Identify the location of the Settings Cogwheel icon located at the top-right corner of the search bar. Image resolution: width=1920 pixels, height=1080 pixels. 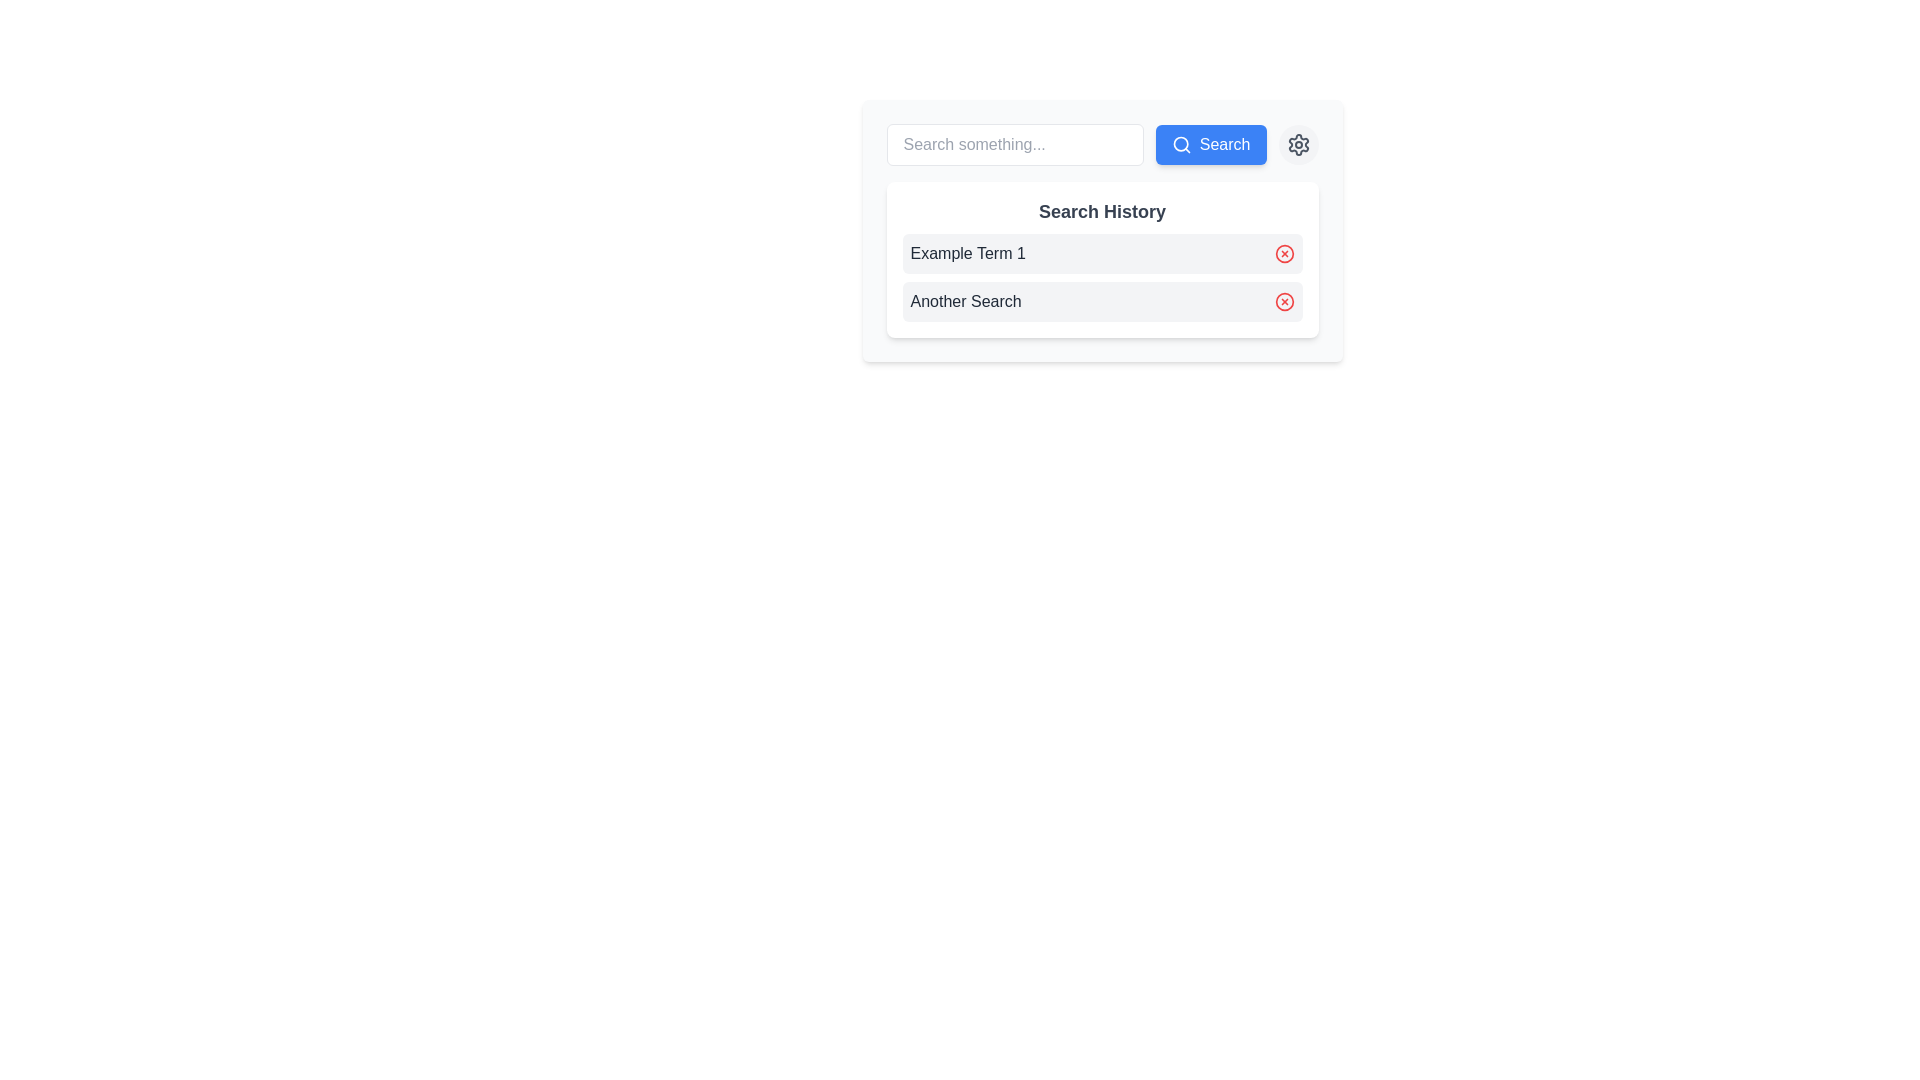
(1298, 144).